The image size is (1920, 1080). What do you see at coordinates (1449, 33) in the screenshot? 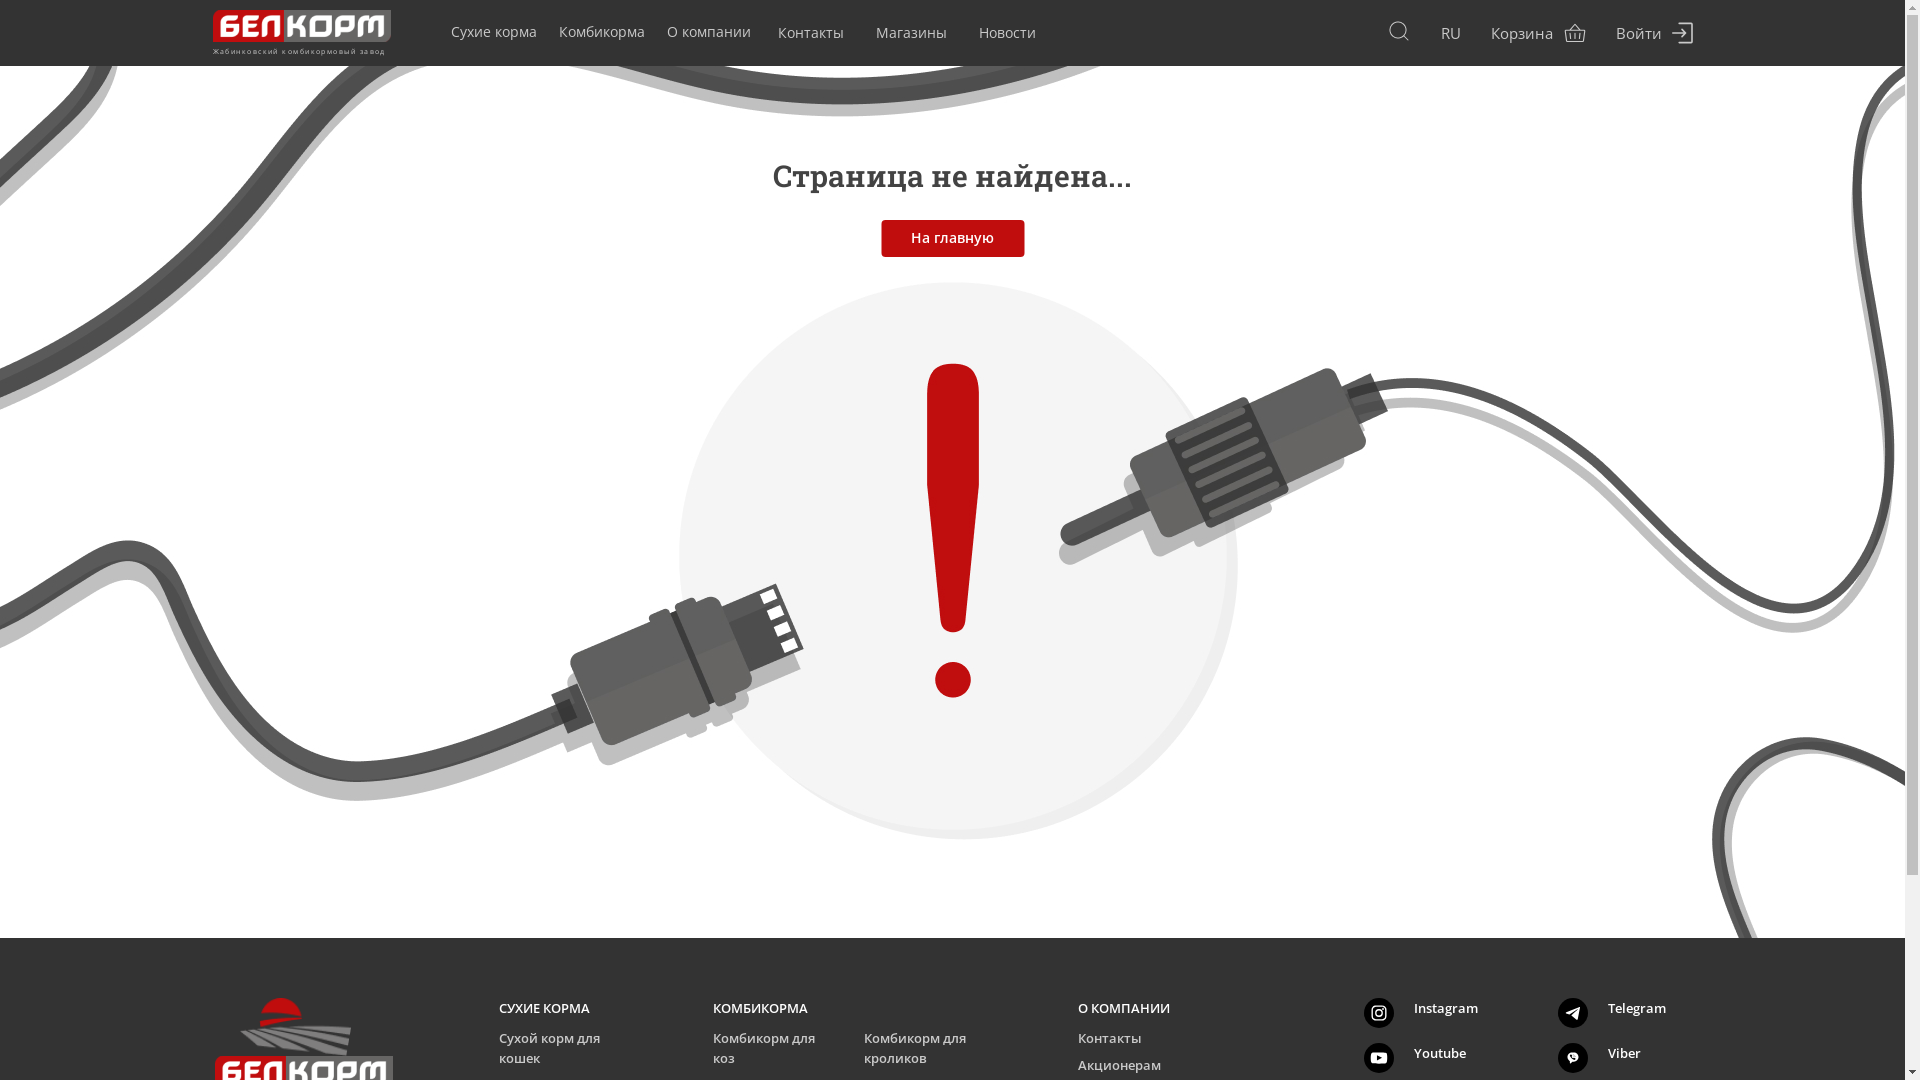
I see `'RU'` at bounding box center [1449, 33].